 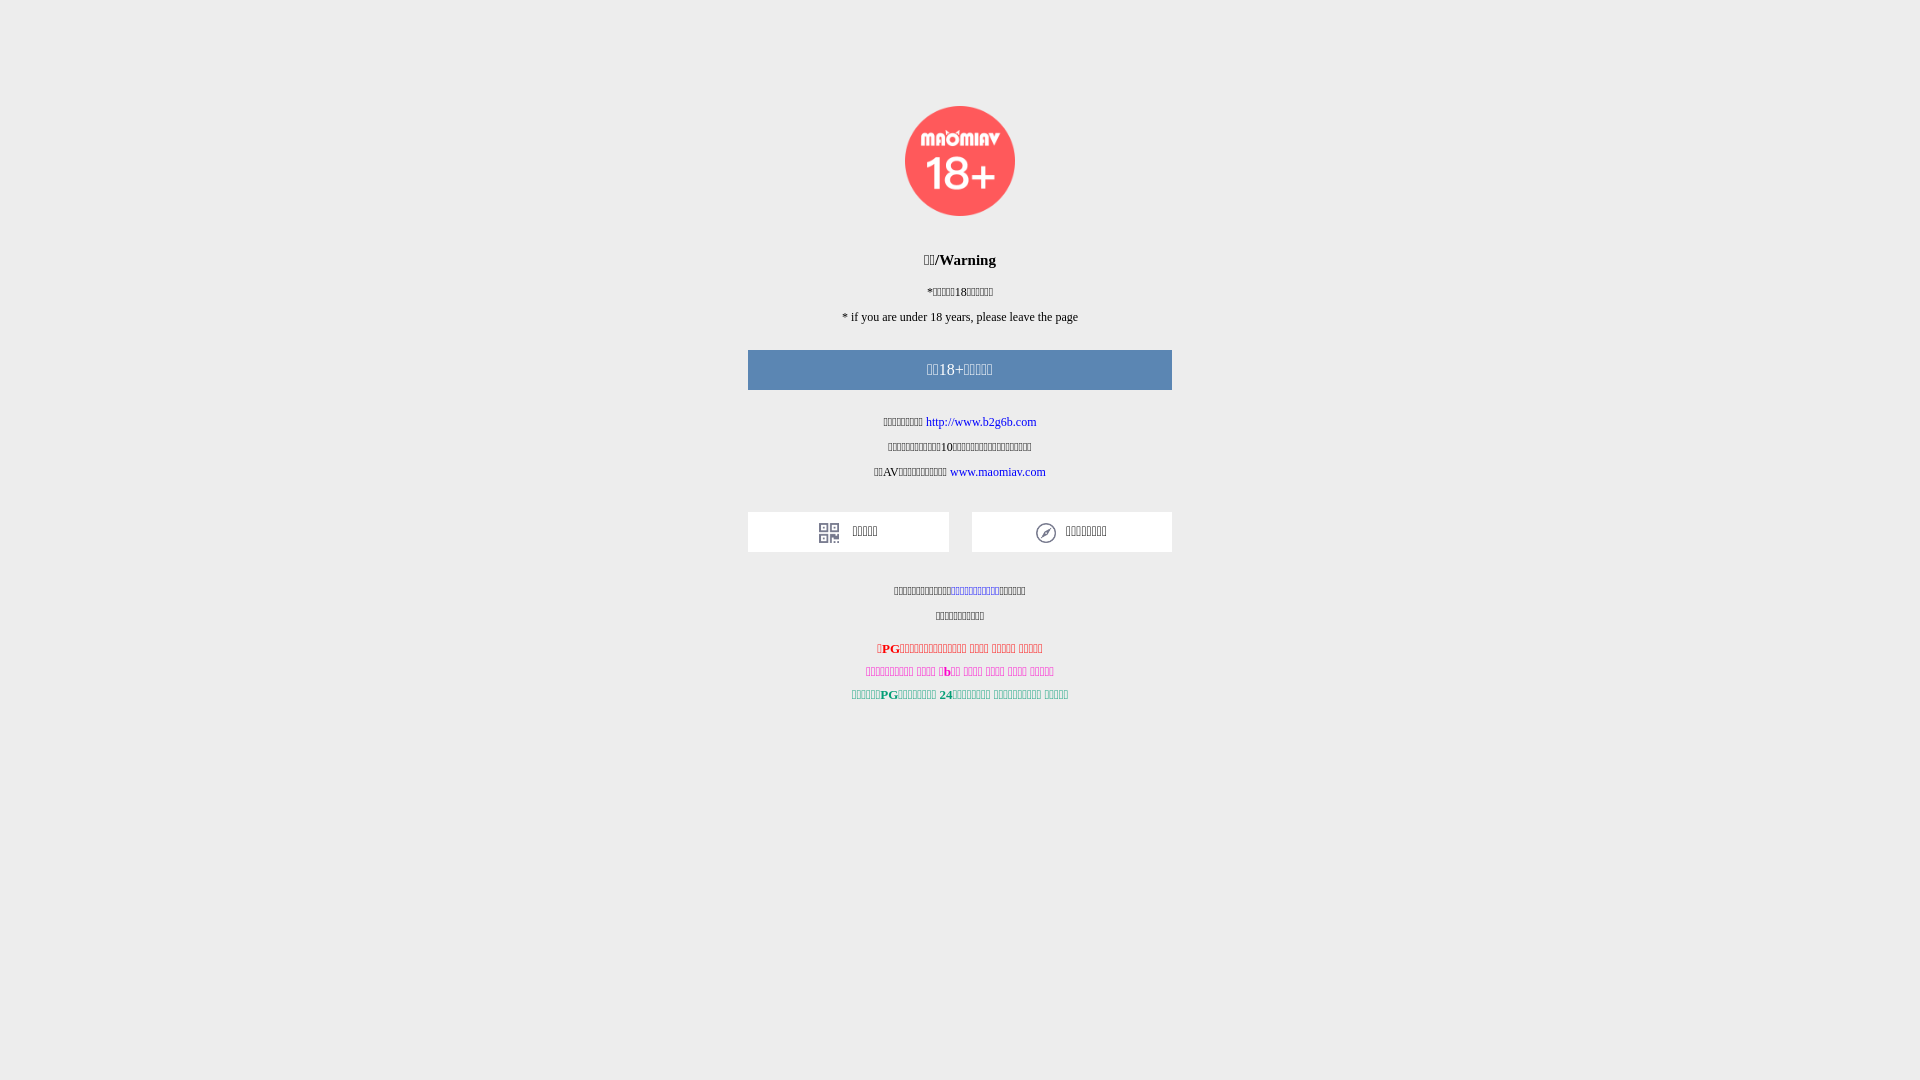 I want to click on 'www.maomiav.com', so click(x=998, y=471).